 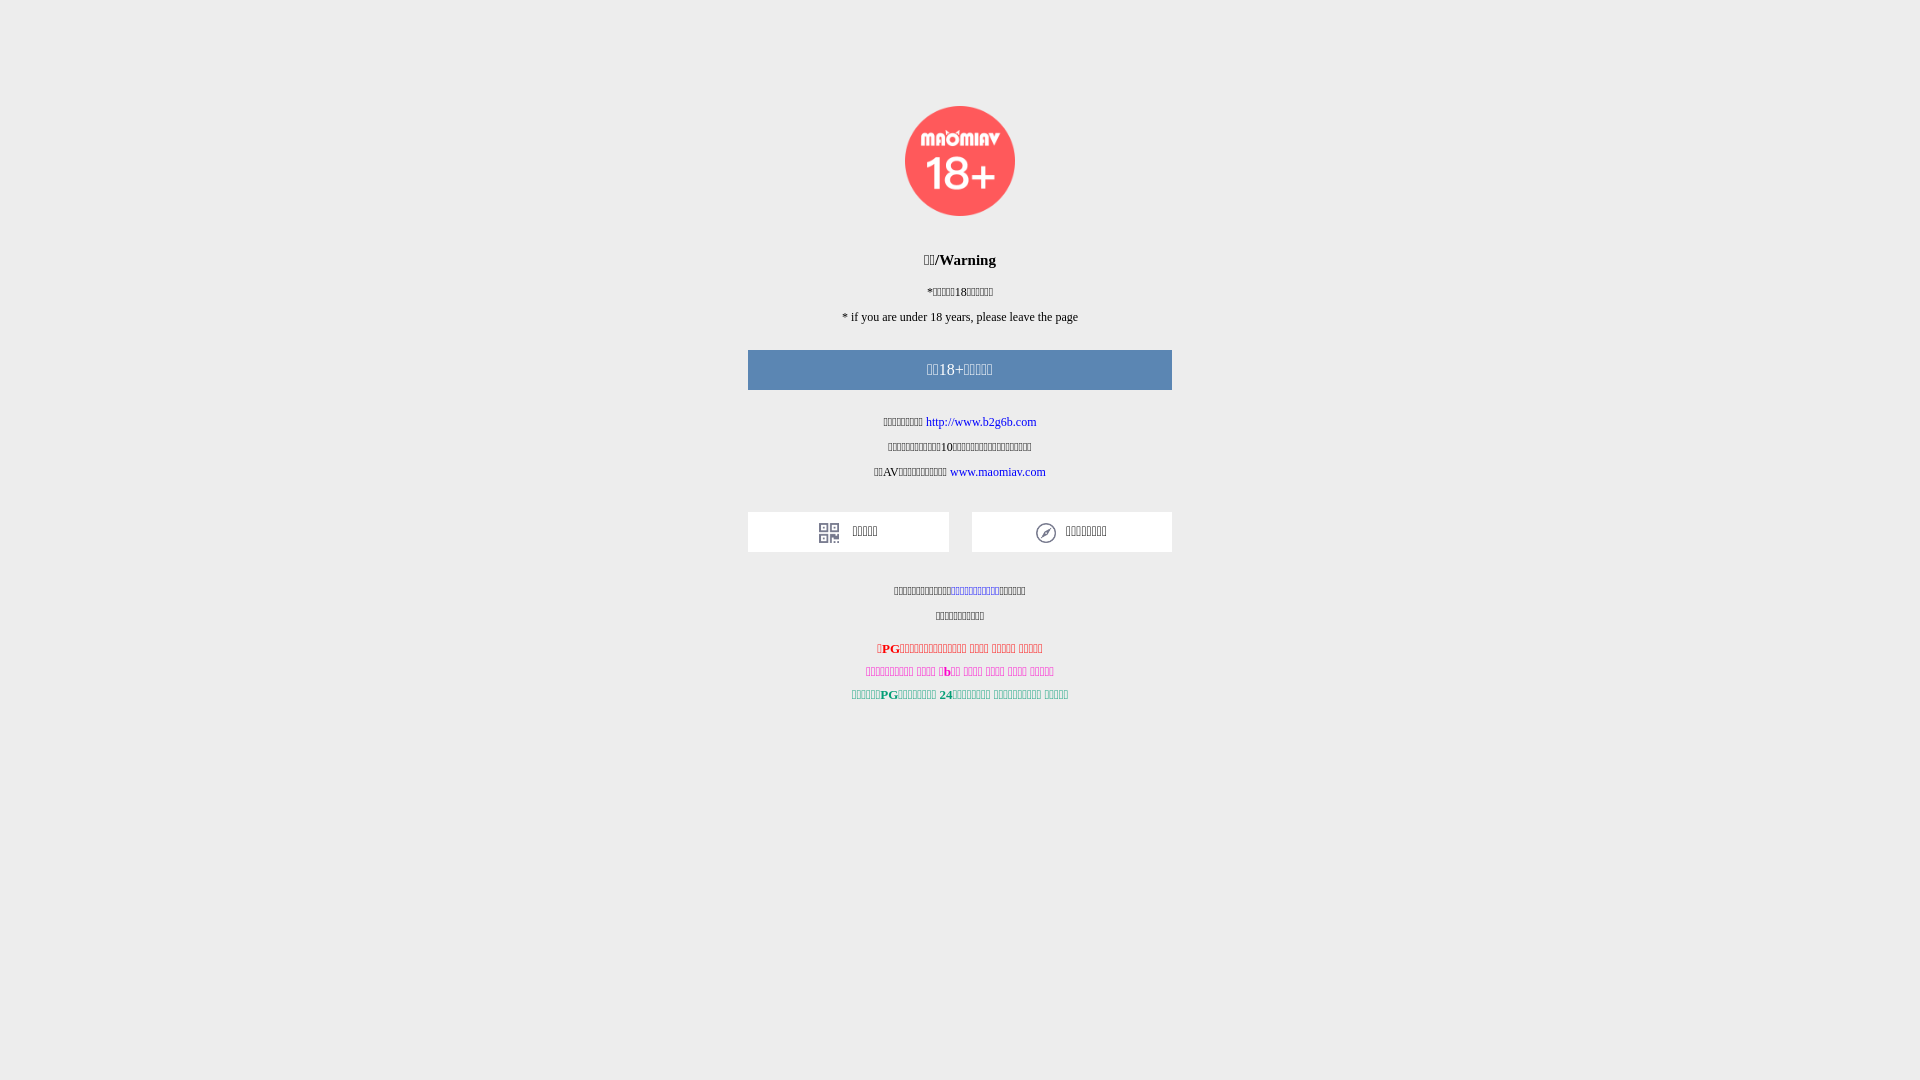 I want to click on 'www.maomiav.com', so click(x=998, y=471).